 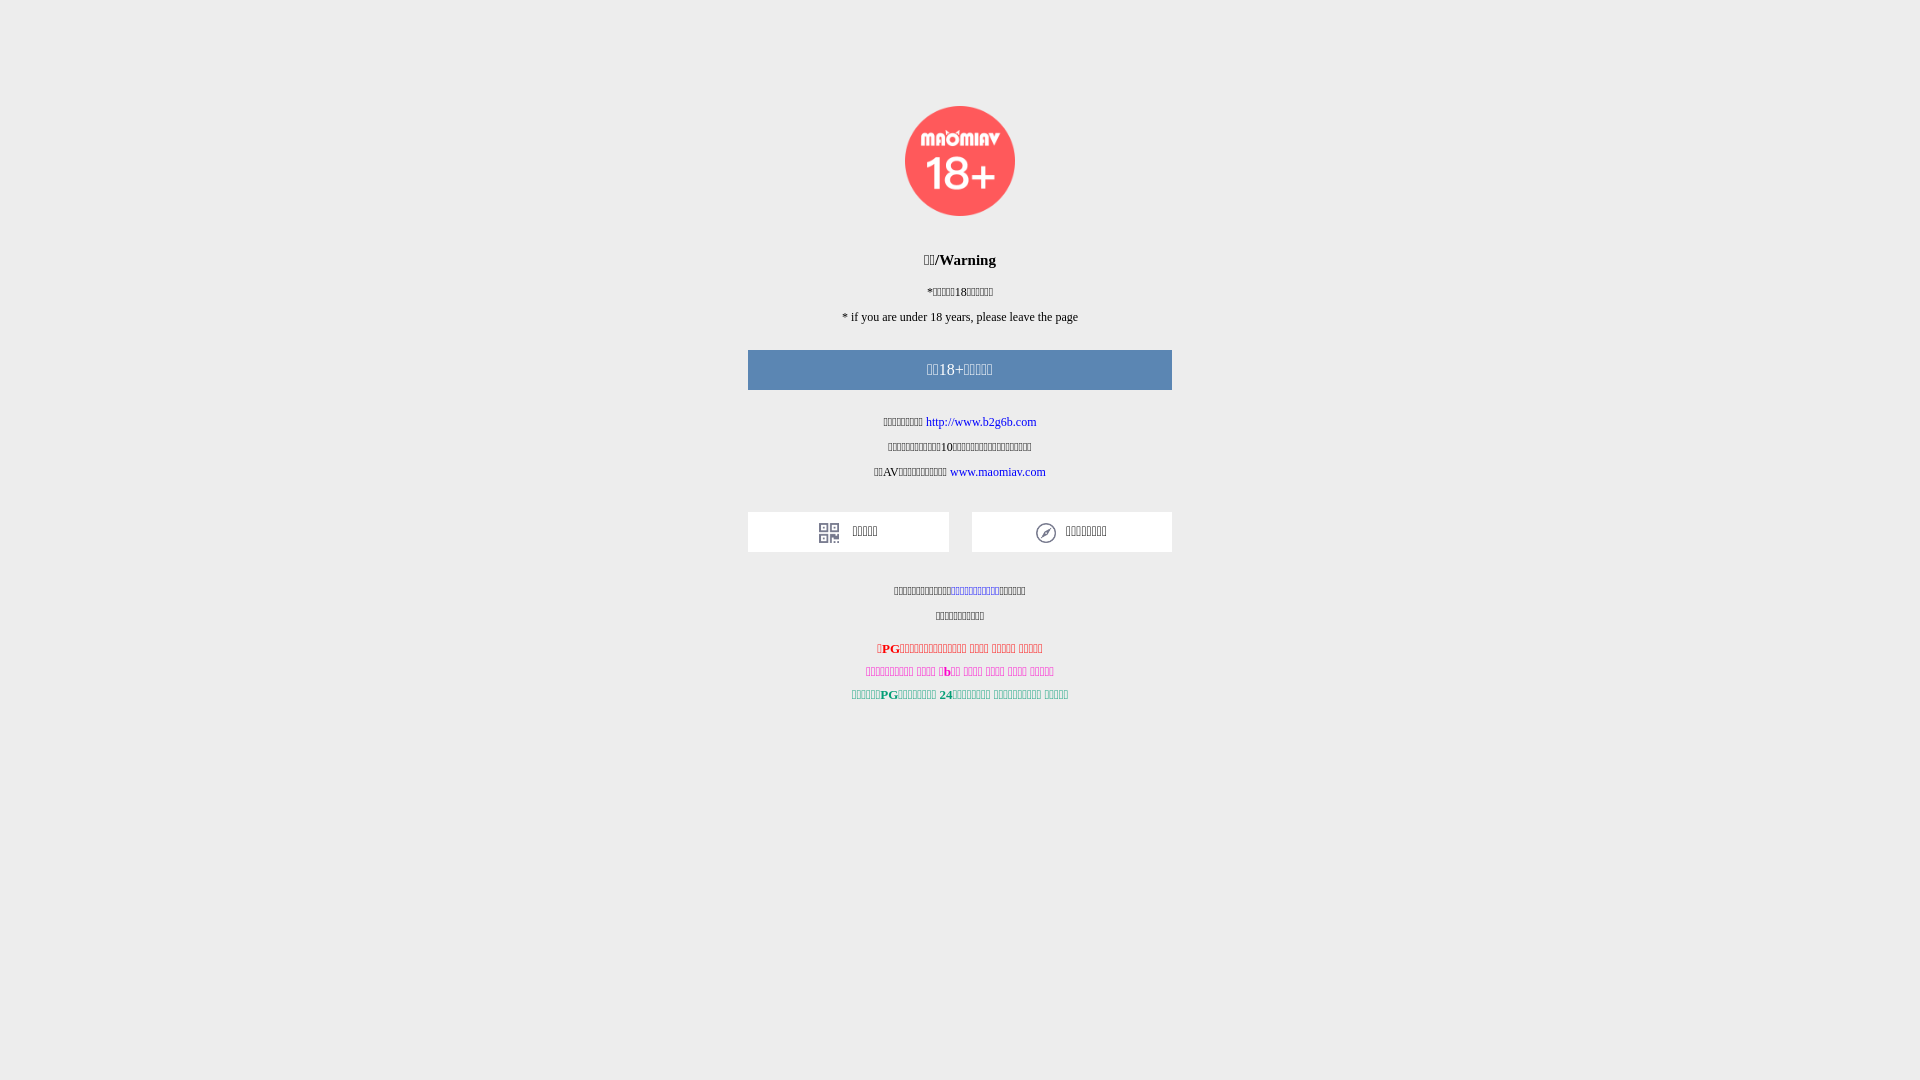 I want to click on 'www.maomiav.com', so click(x=998, y=471).